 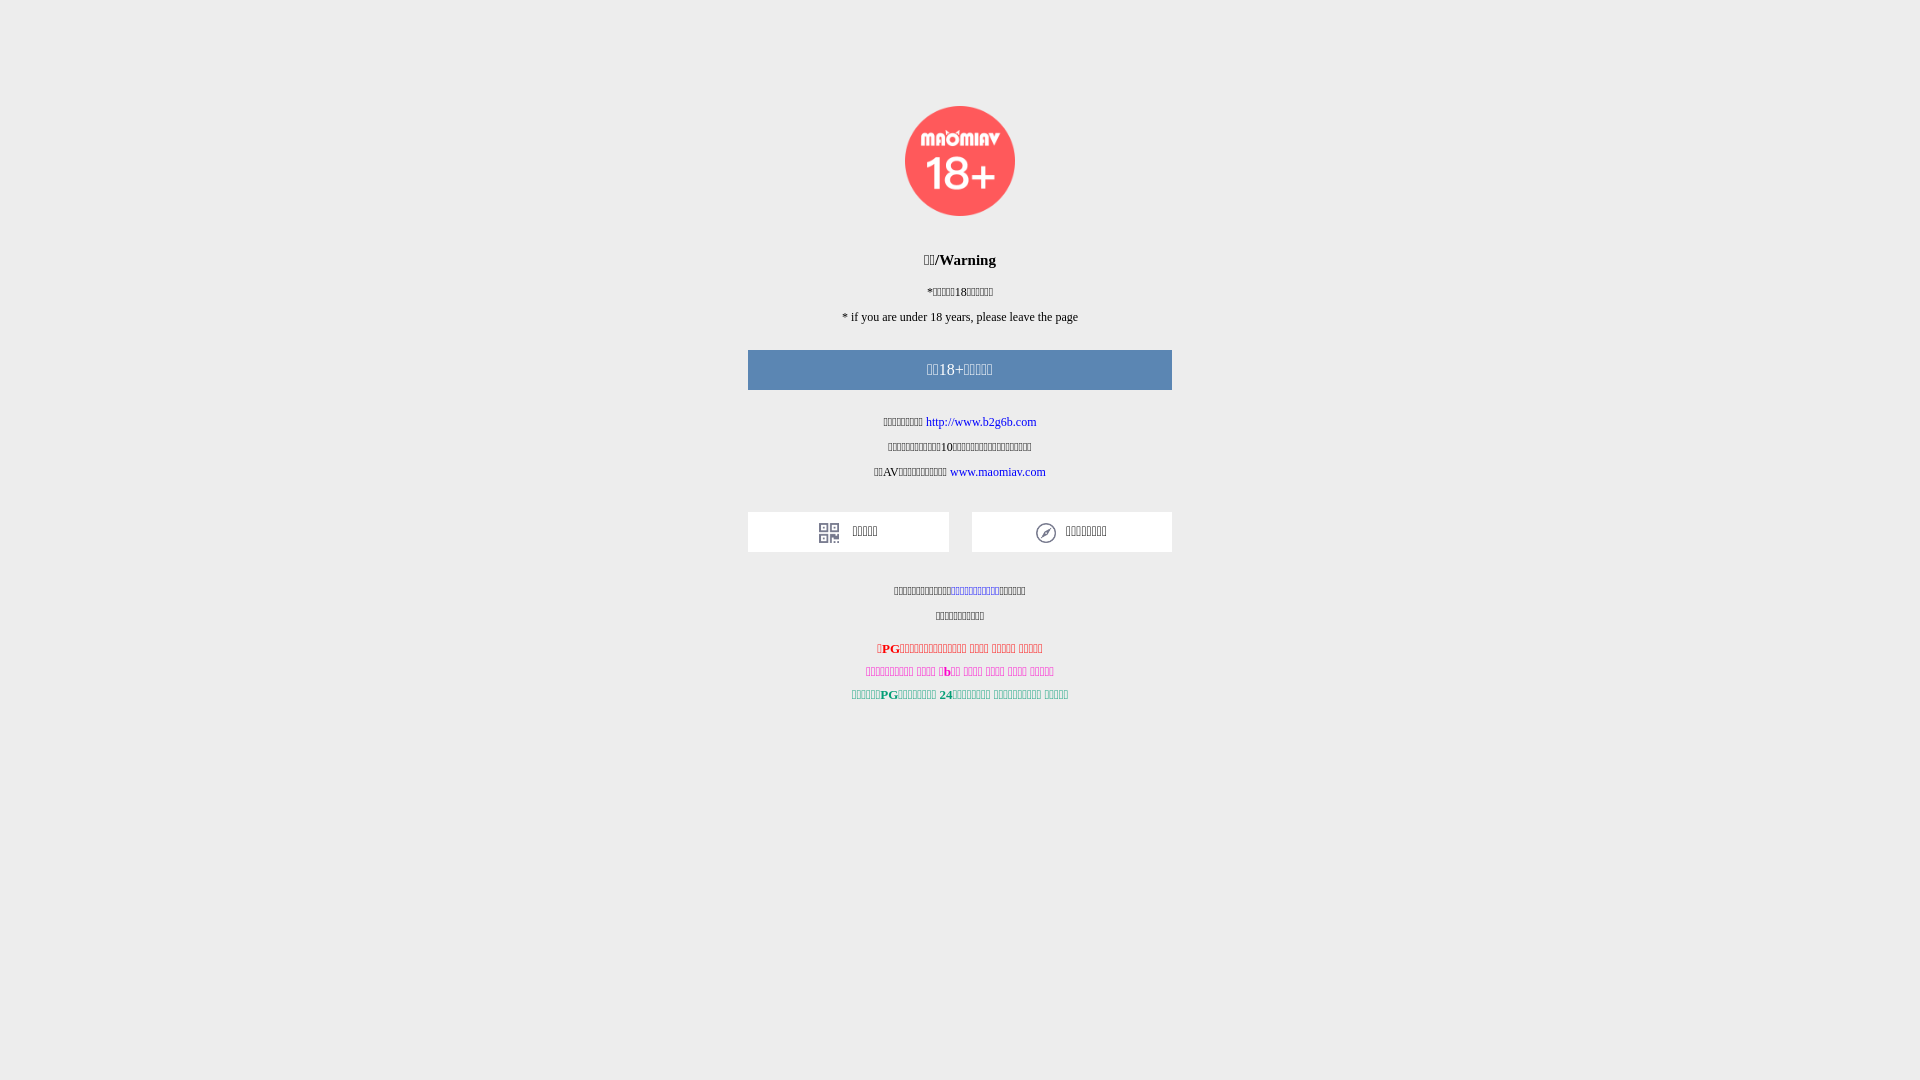 I want to click on 'www.maomiav.com', so click(x=998, y=471).